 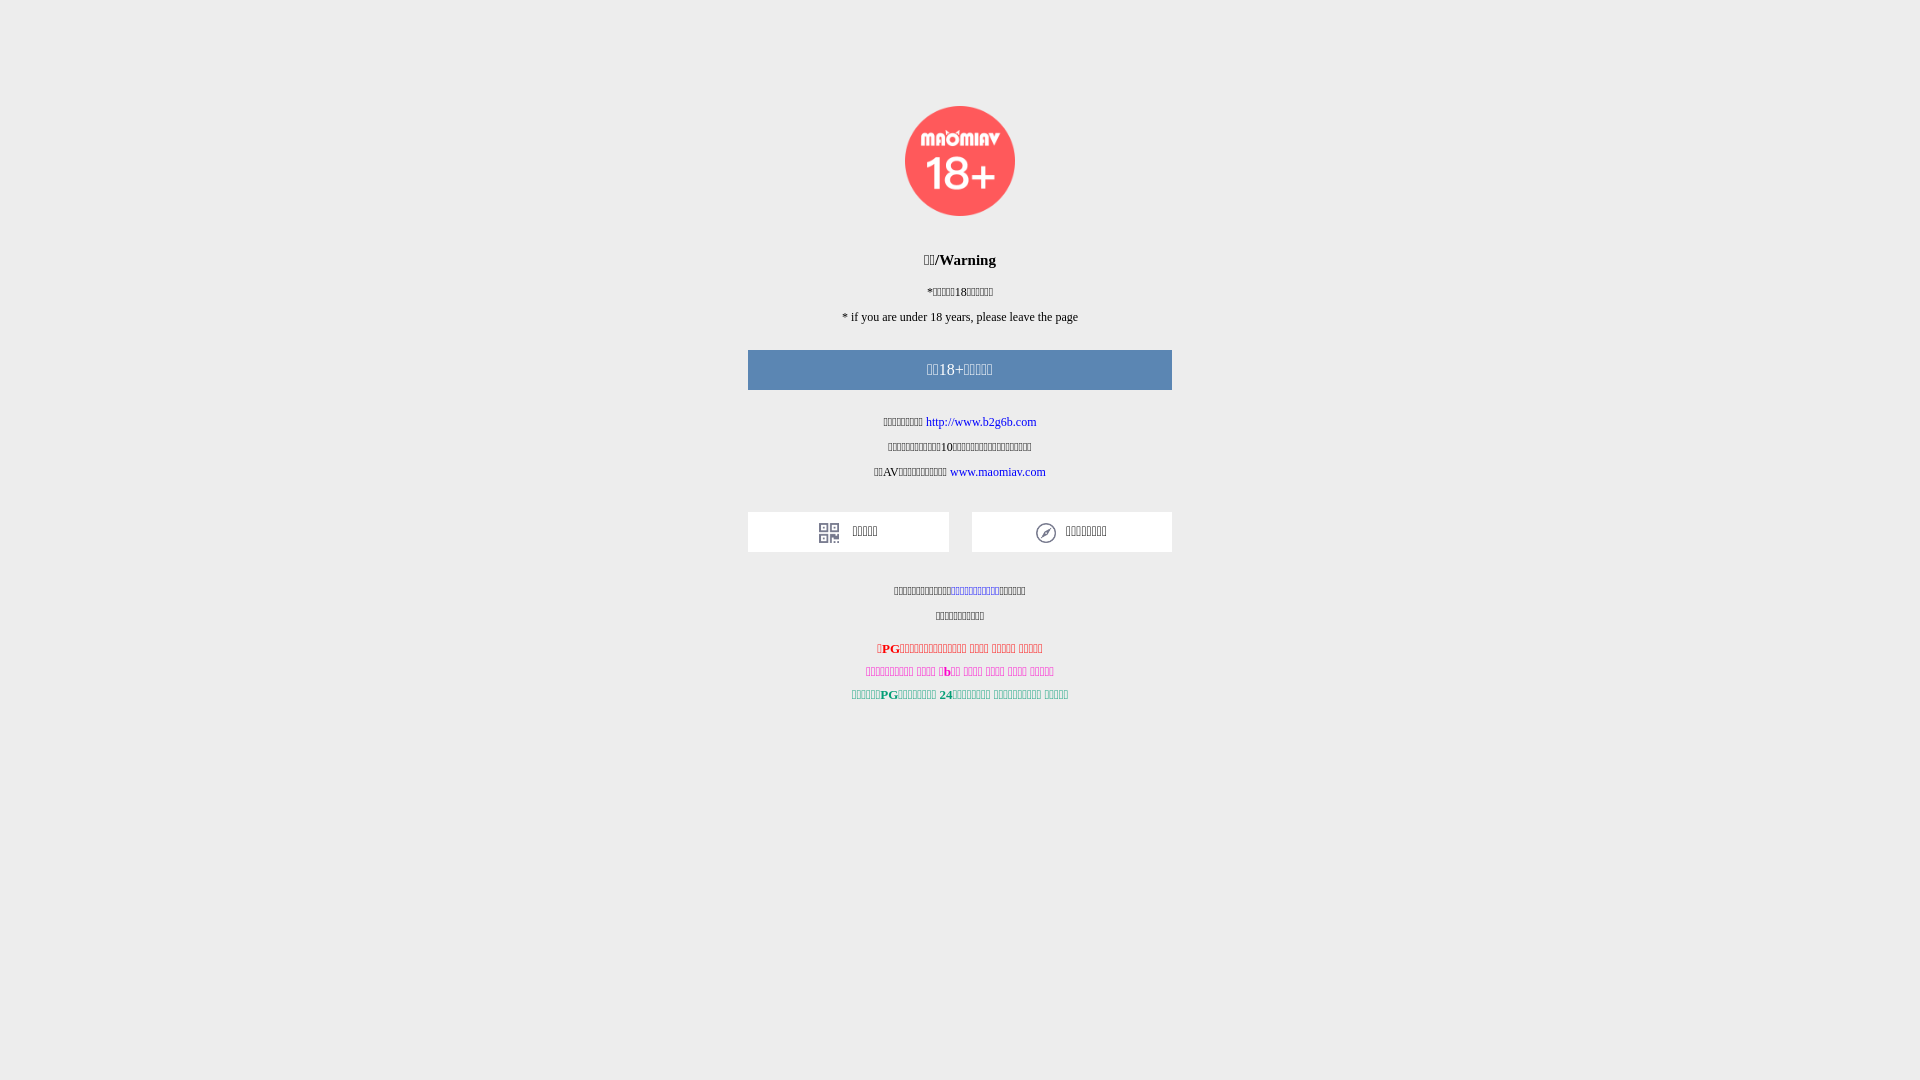 I want to click on 'www.maomiav.com', so click(x=998, y=471).